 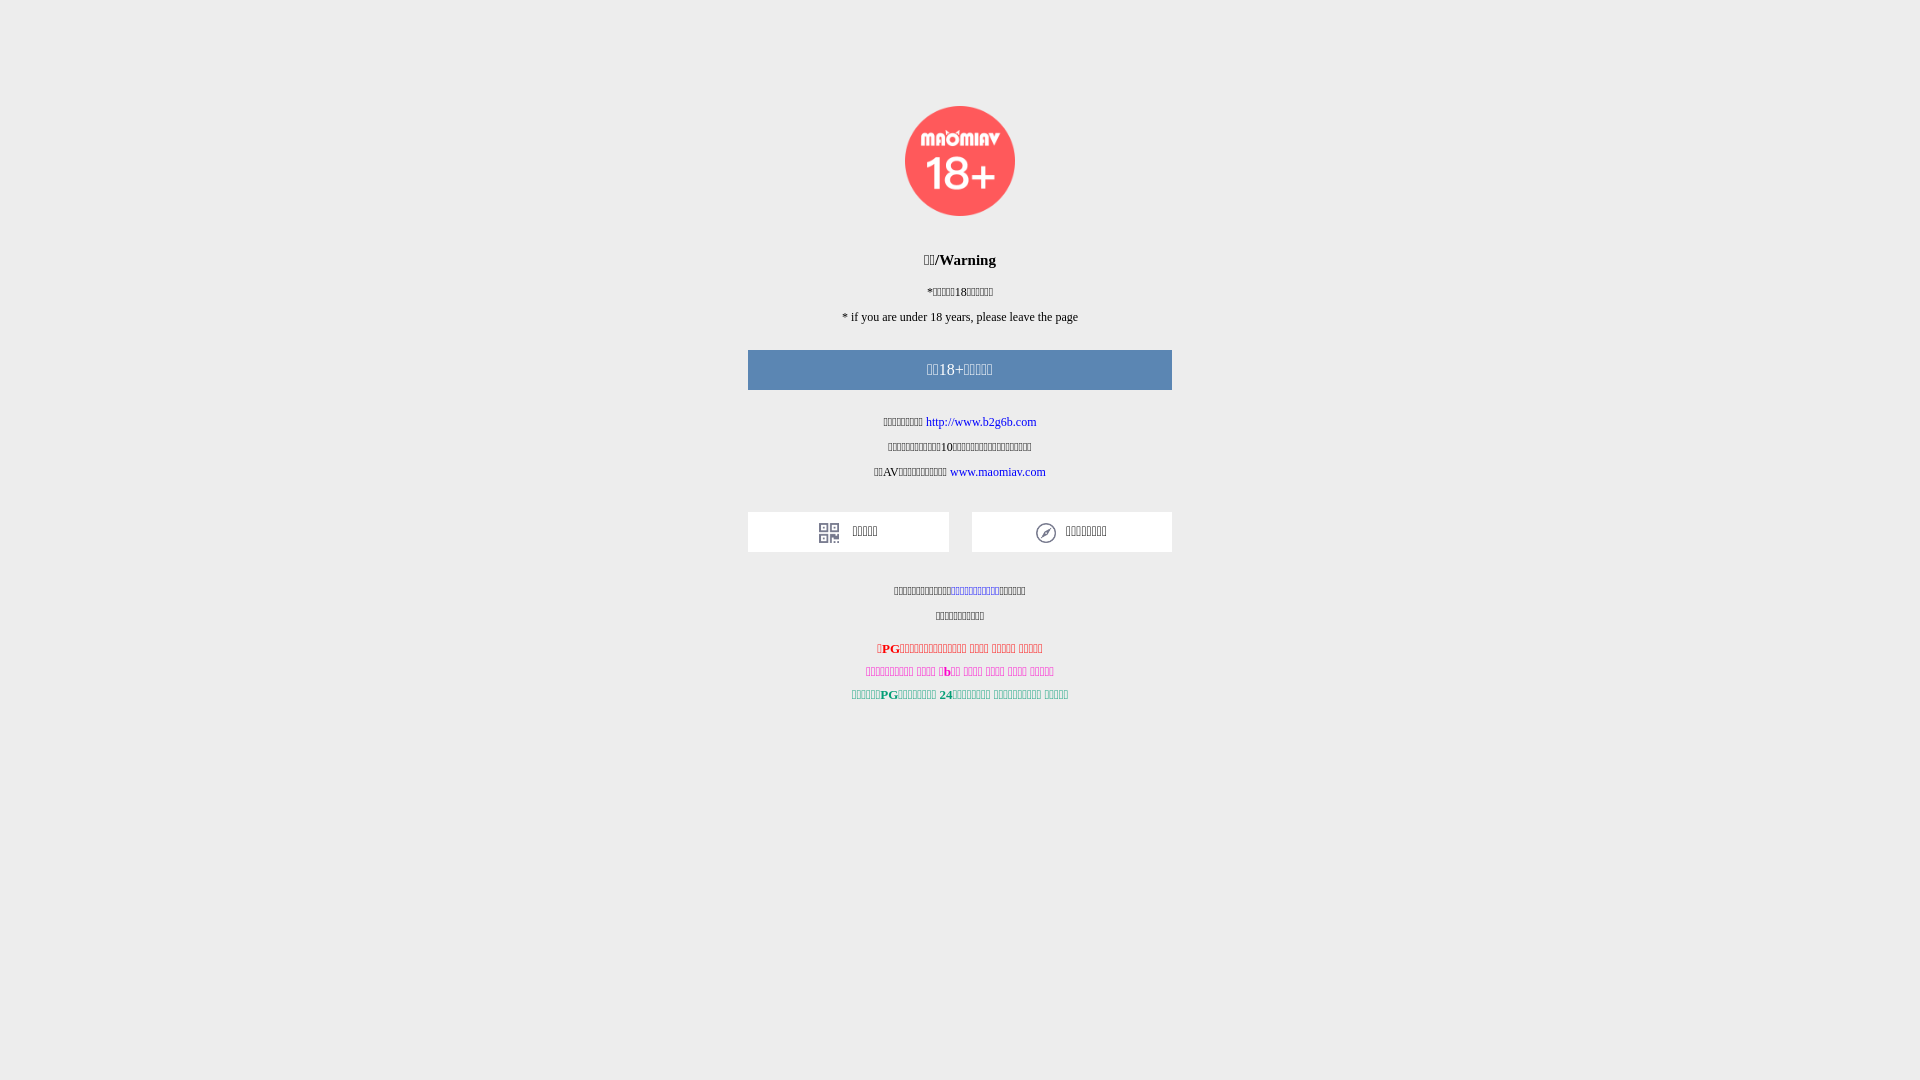 I want to click on 'www.maomiav.com', so click(x=998, y=471).